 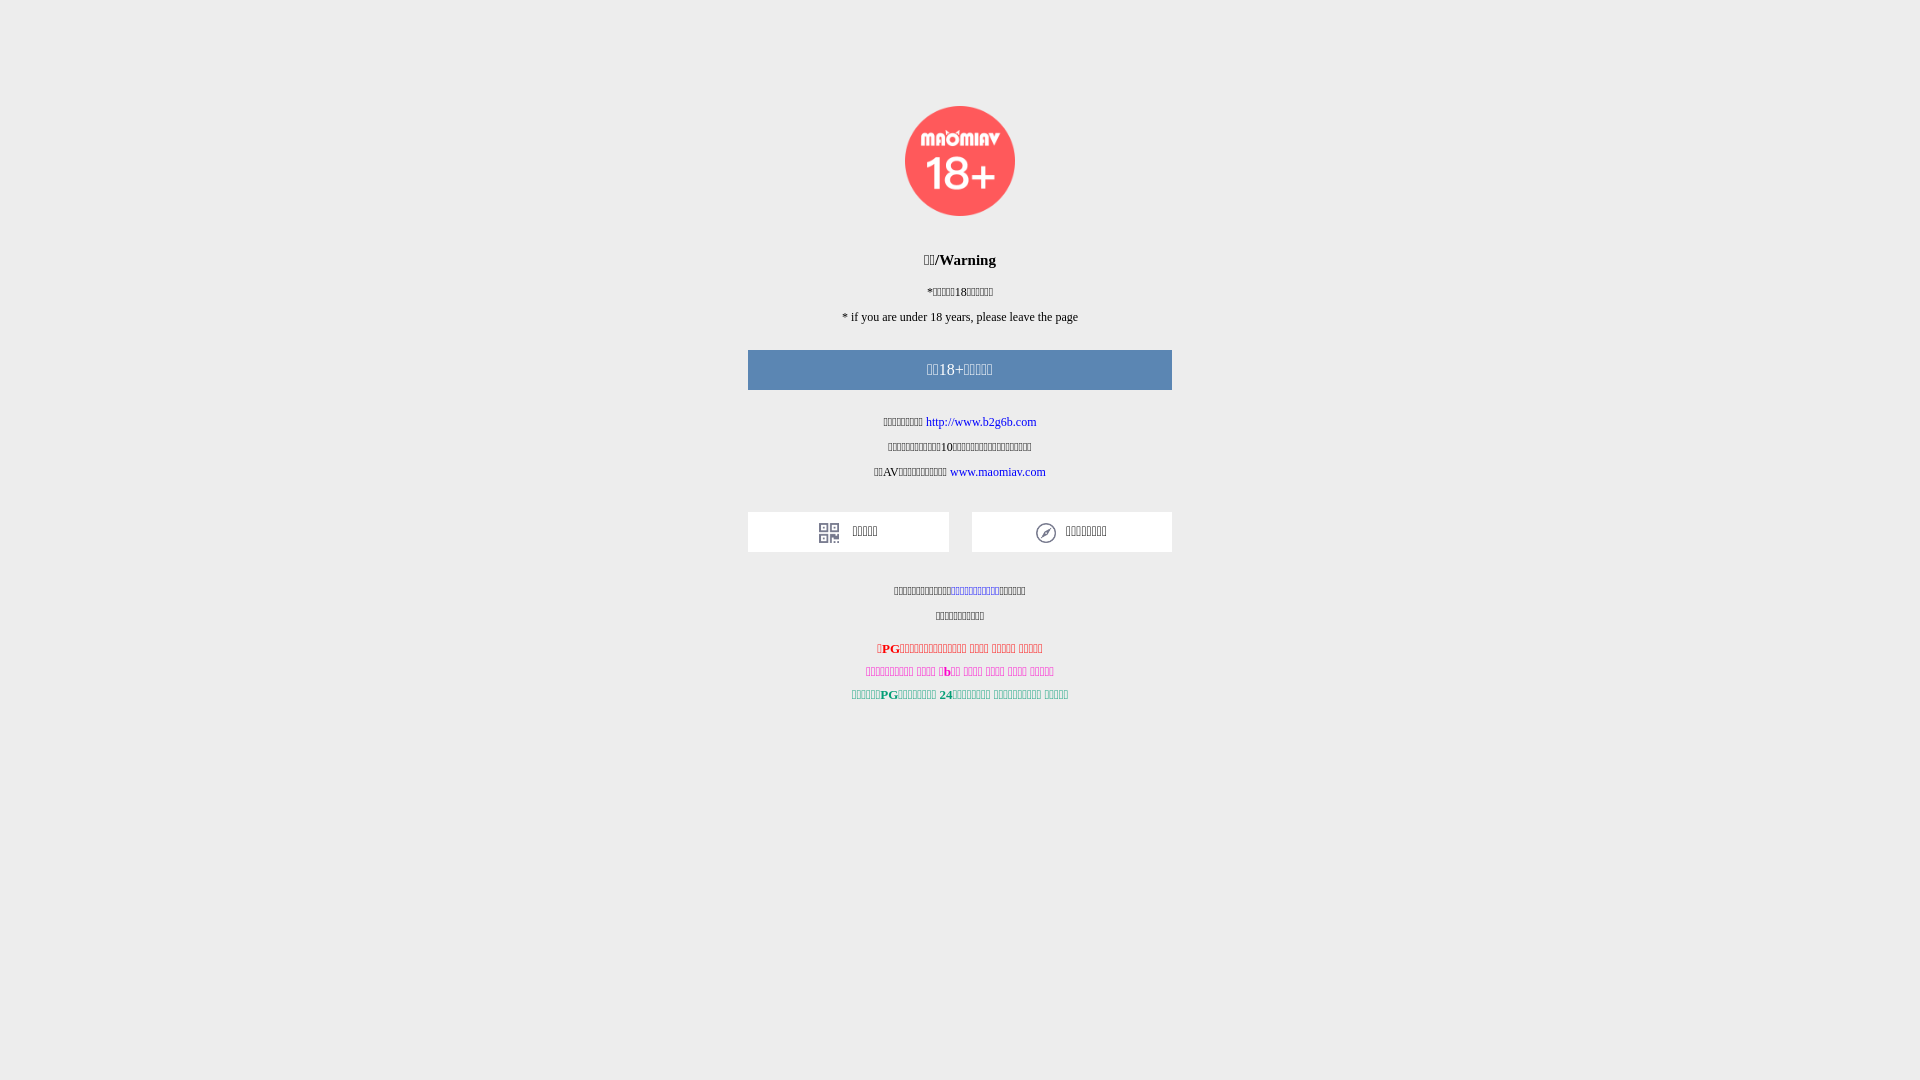 I want to click on 'www.maomiav.com', so click(x=998, y=471).